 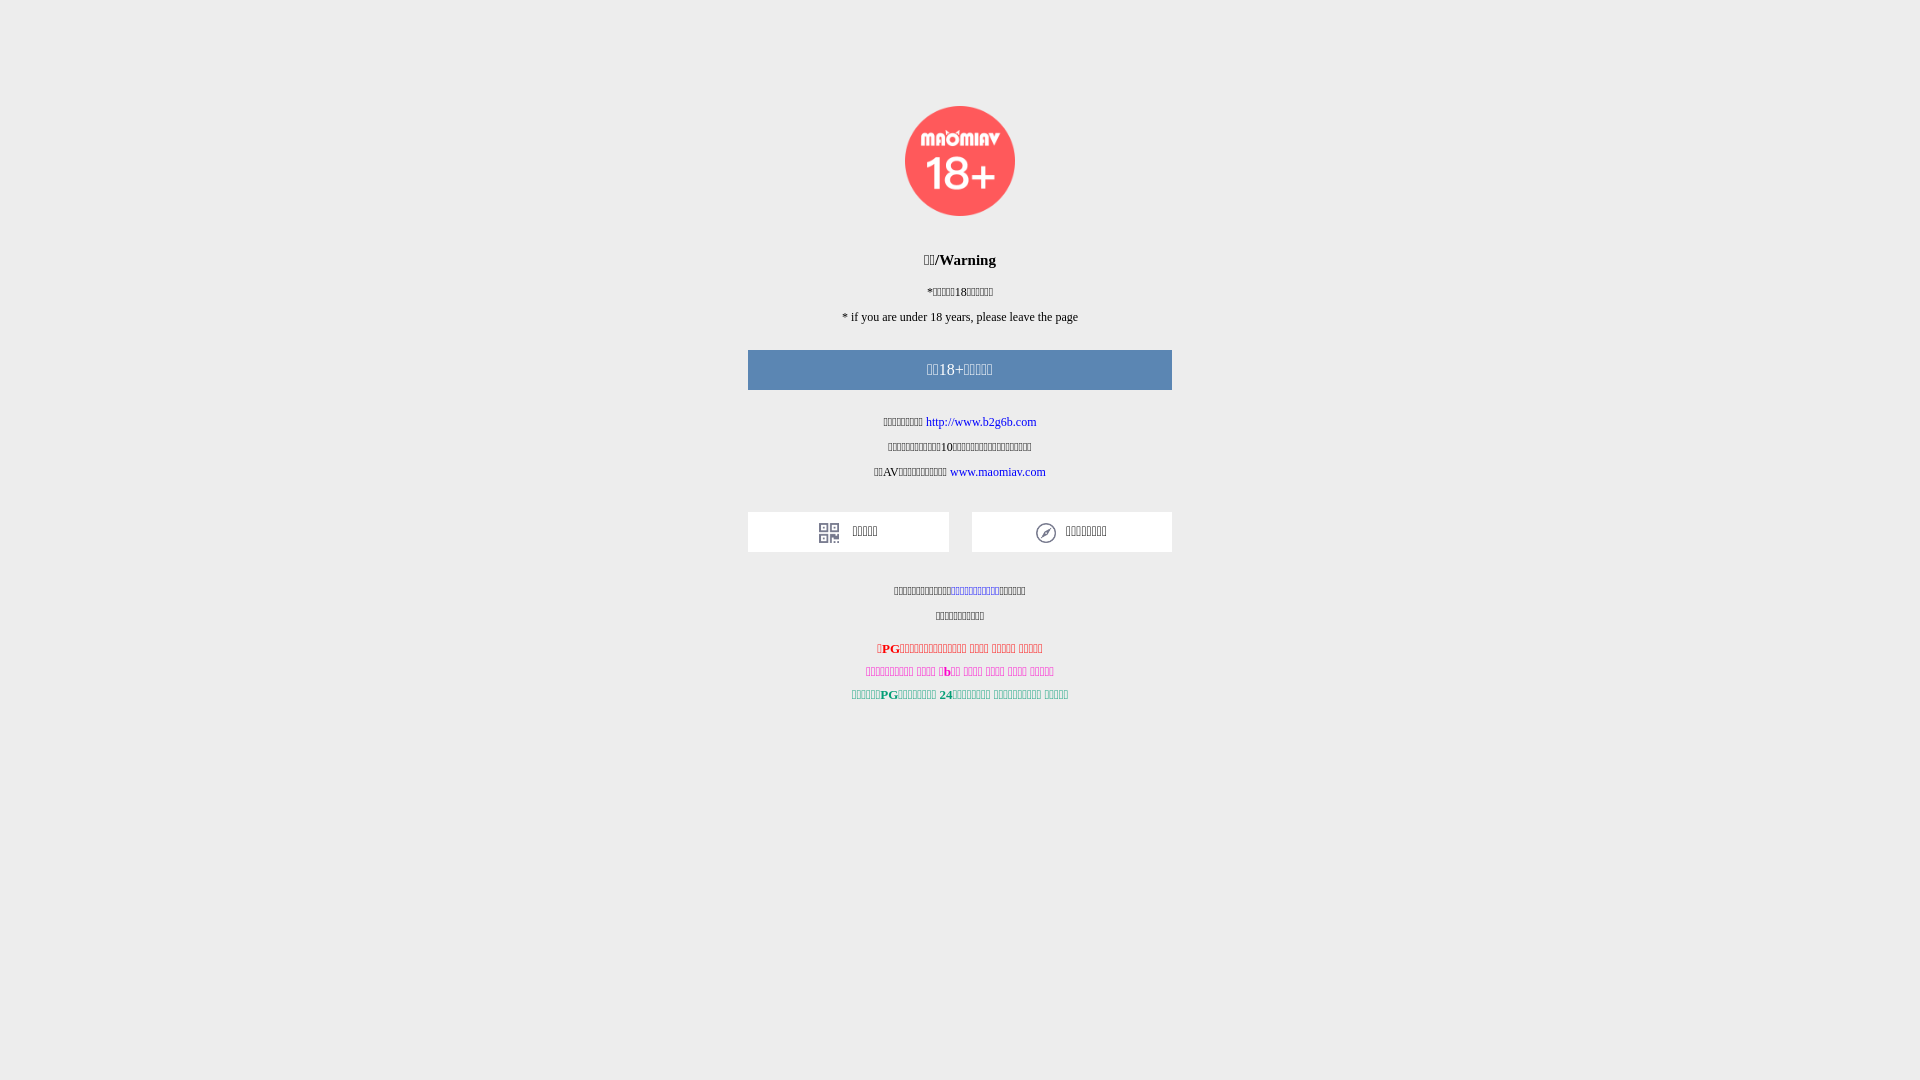 I want to click on 'www.maomiav.com', so click(x=998, y=471).